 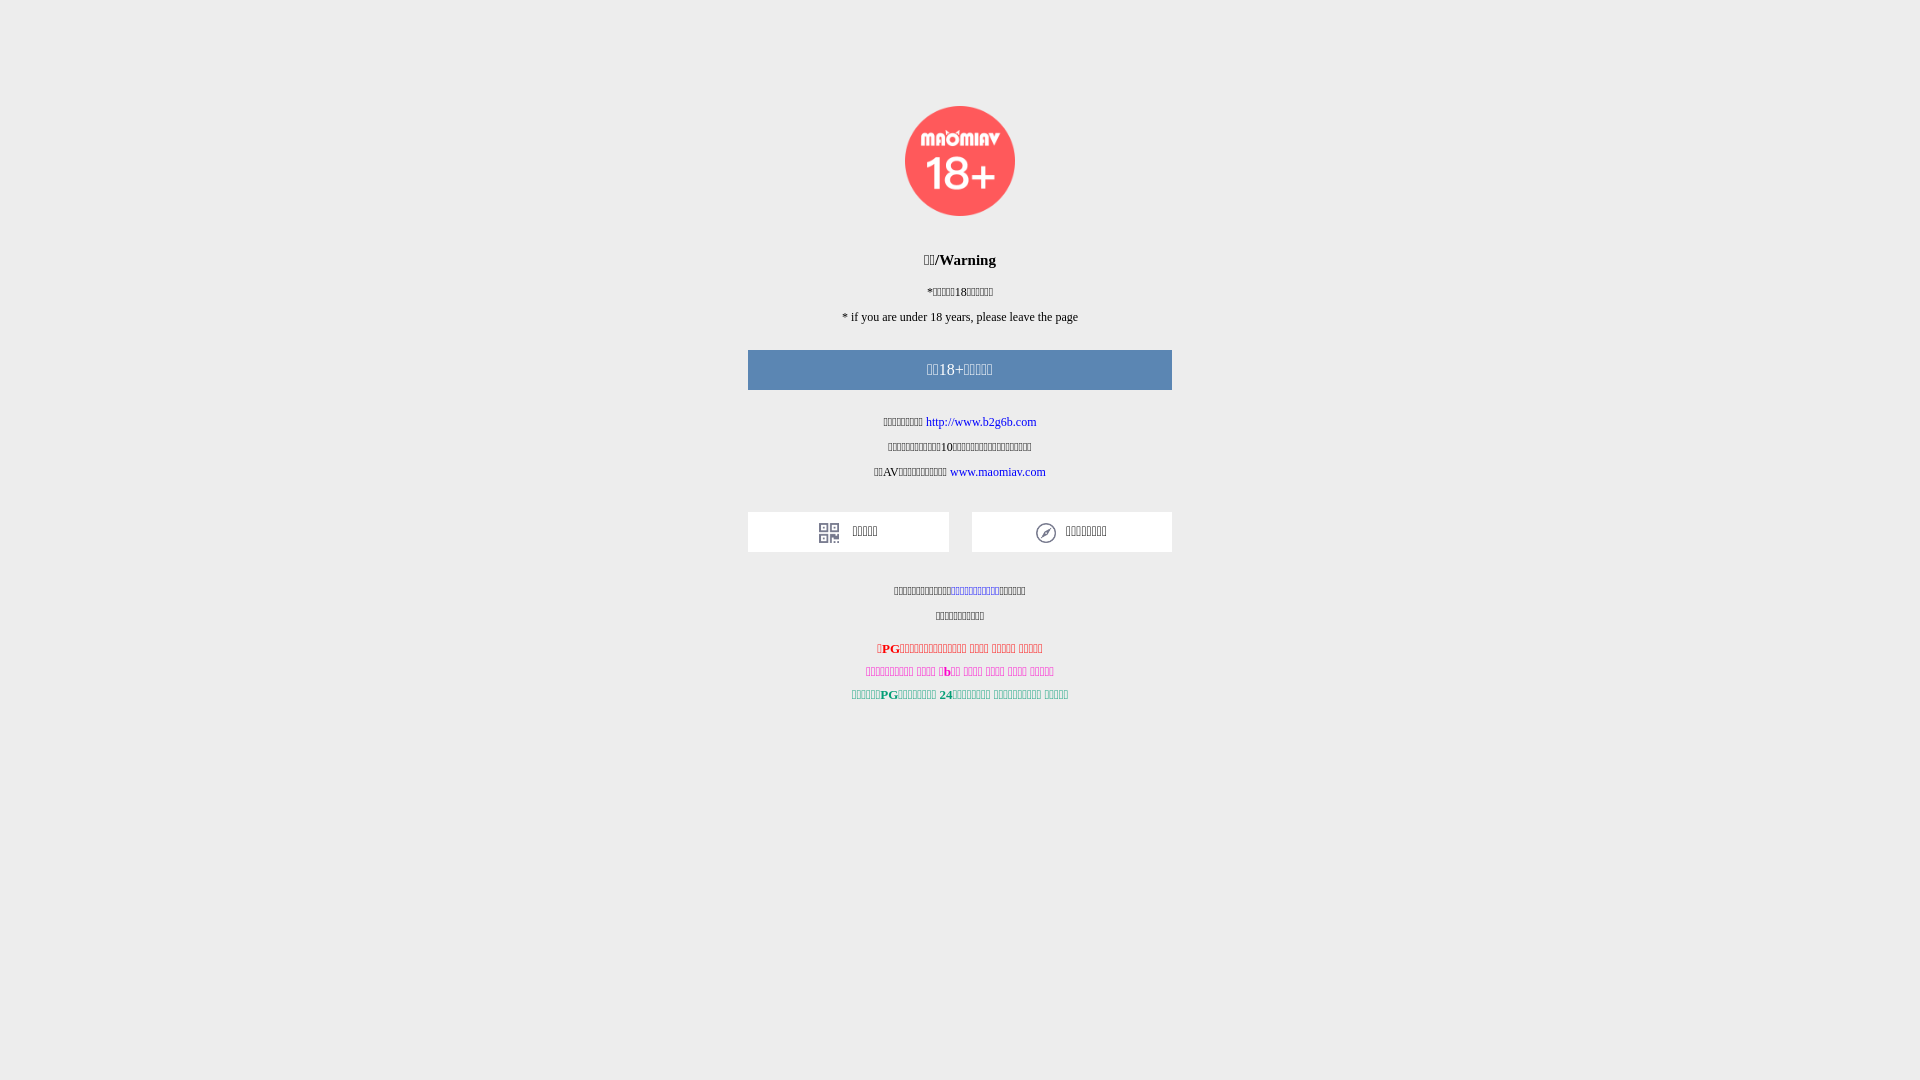 I want to click on 'www.maomiav.com', so click(x=998, y=471).